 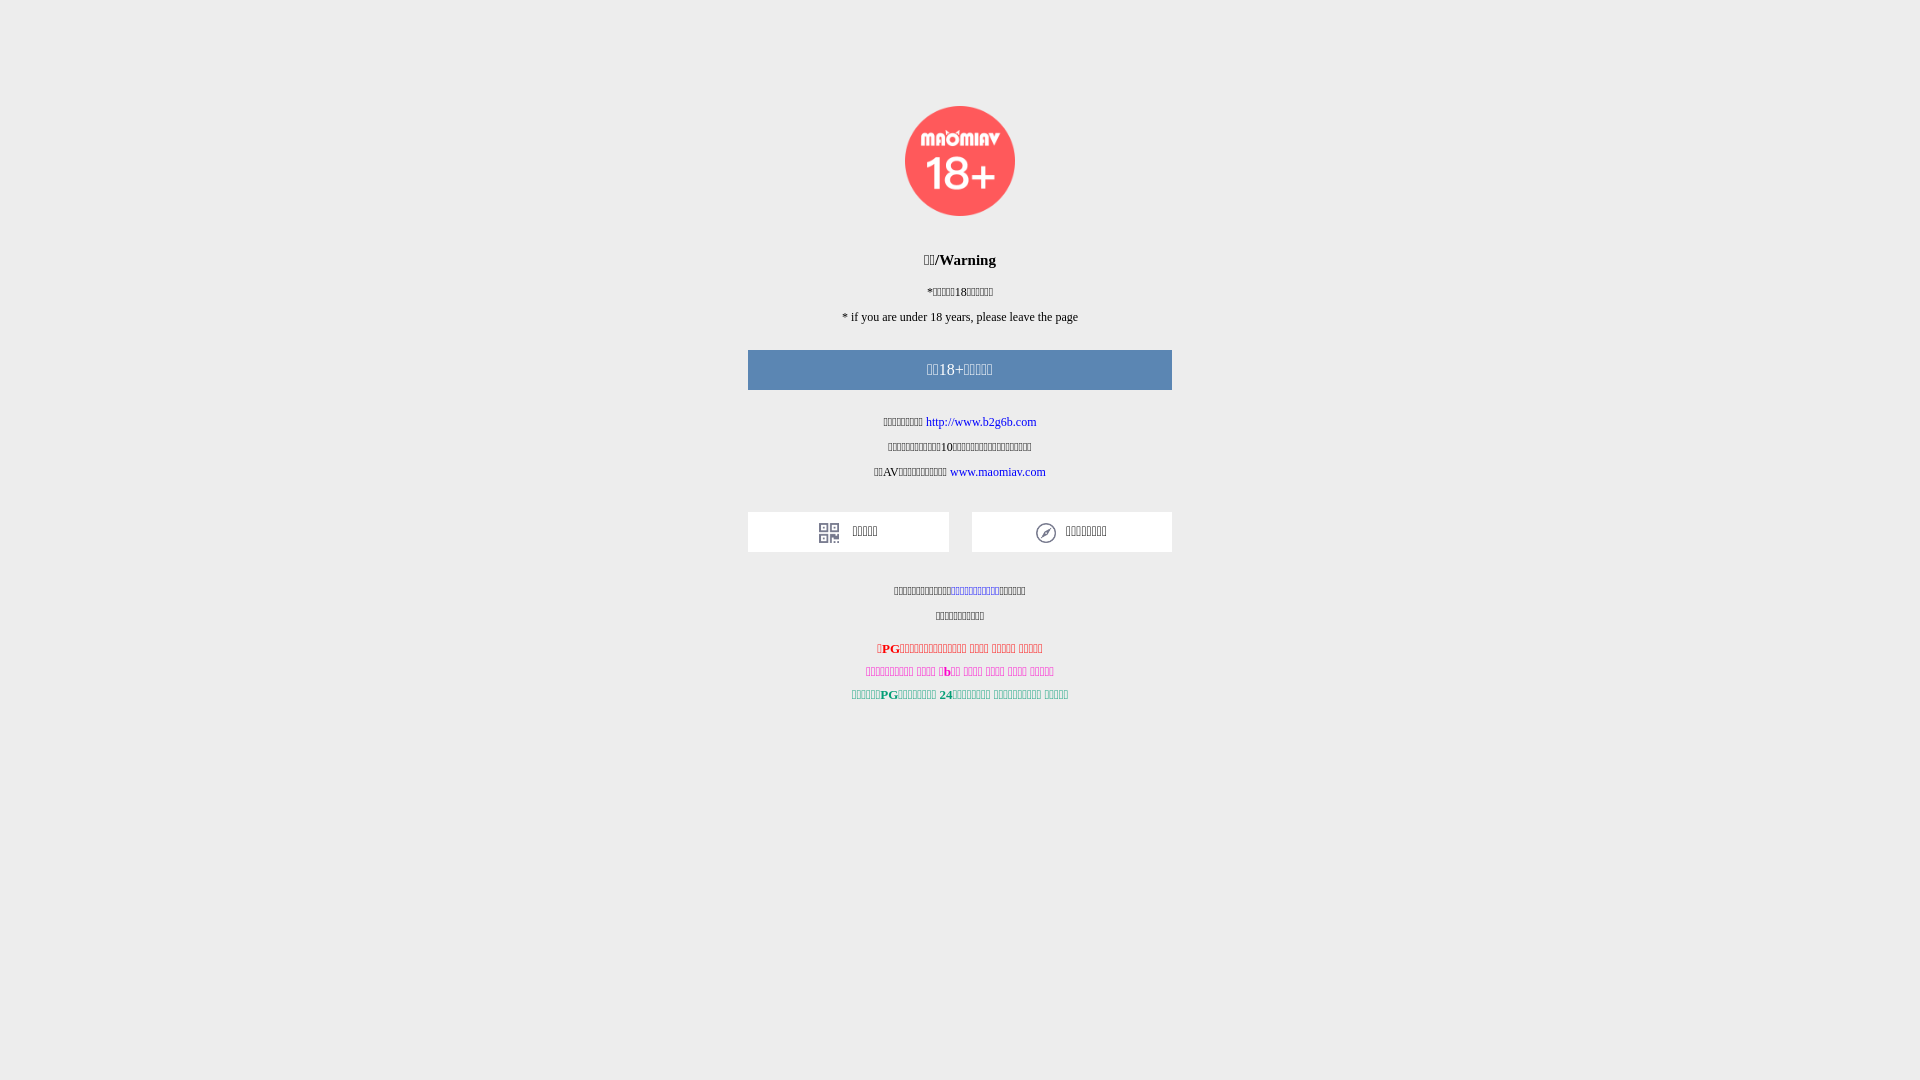 I want to click on 'www.maomiav.com', so click(x=998, y=471).